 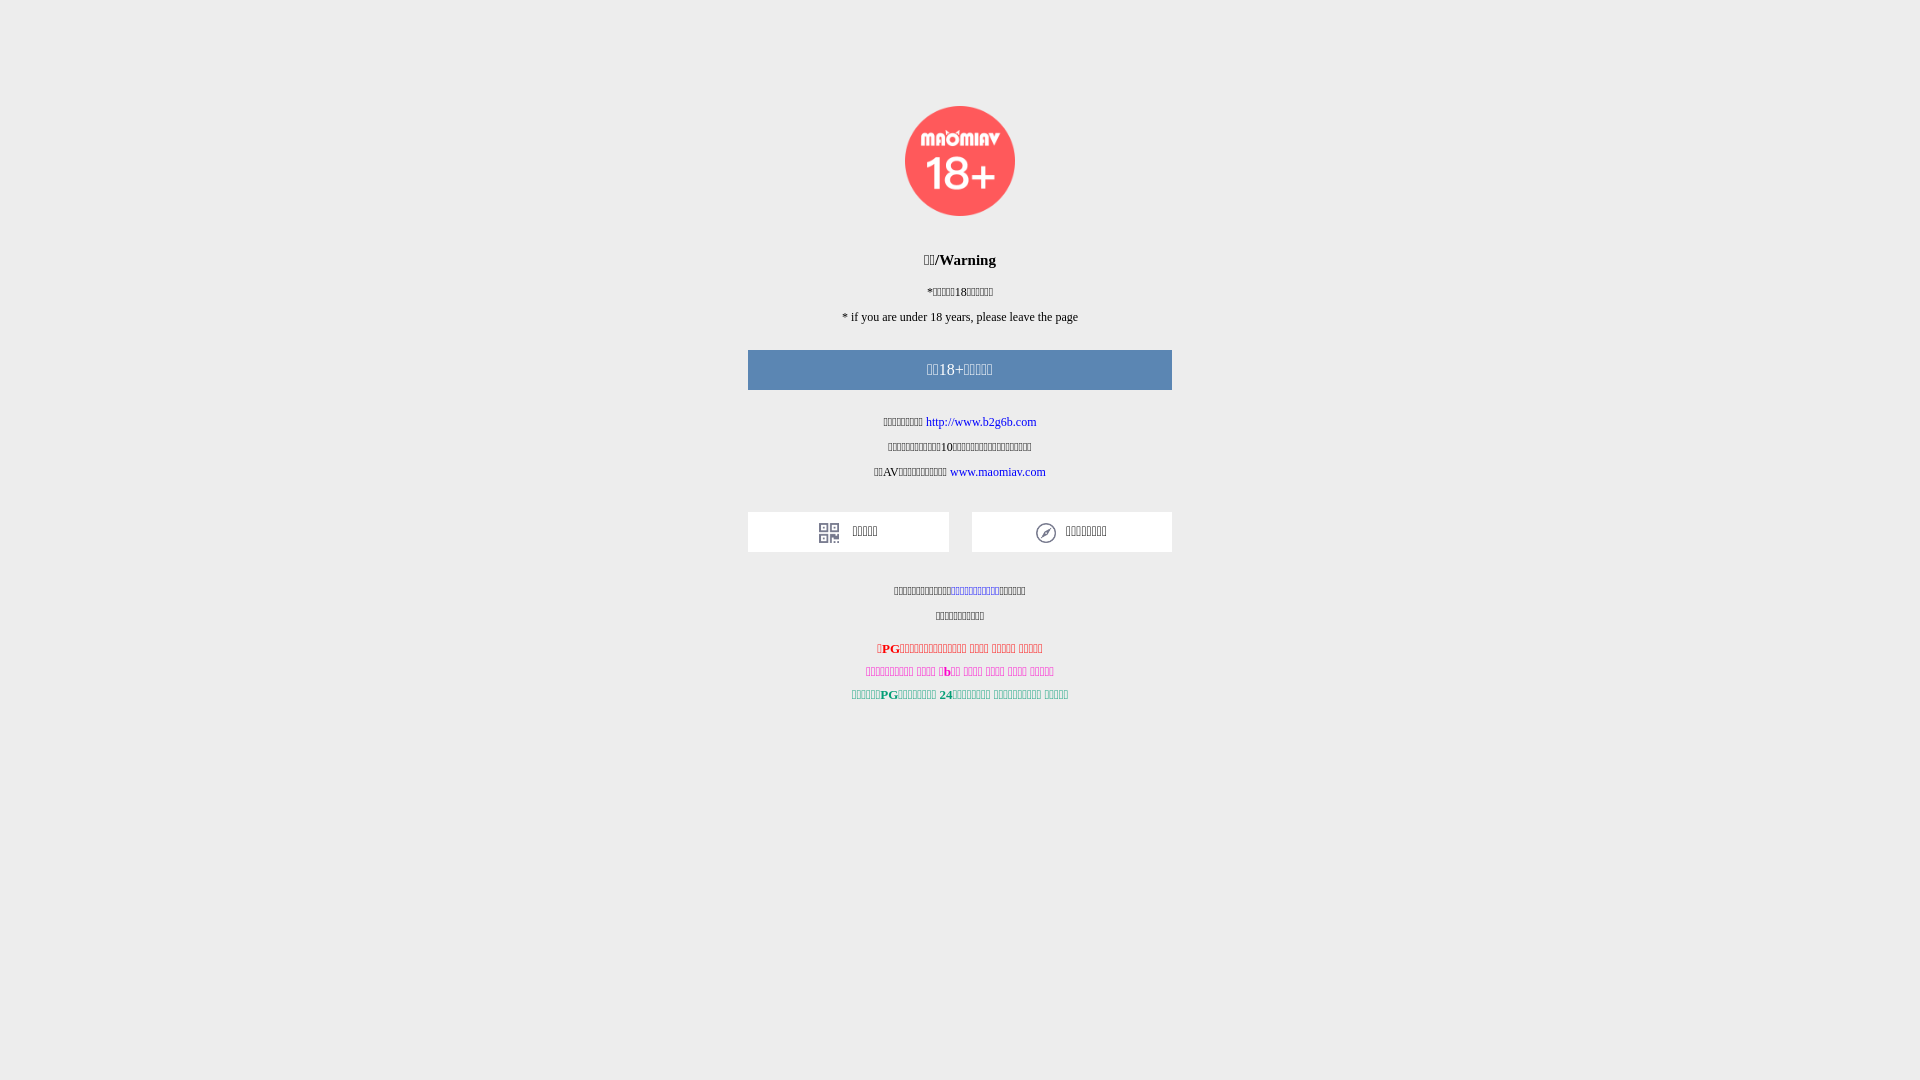 I want to click on 'www.maomiav.com', so click(x=998, y=471).